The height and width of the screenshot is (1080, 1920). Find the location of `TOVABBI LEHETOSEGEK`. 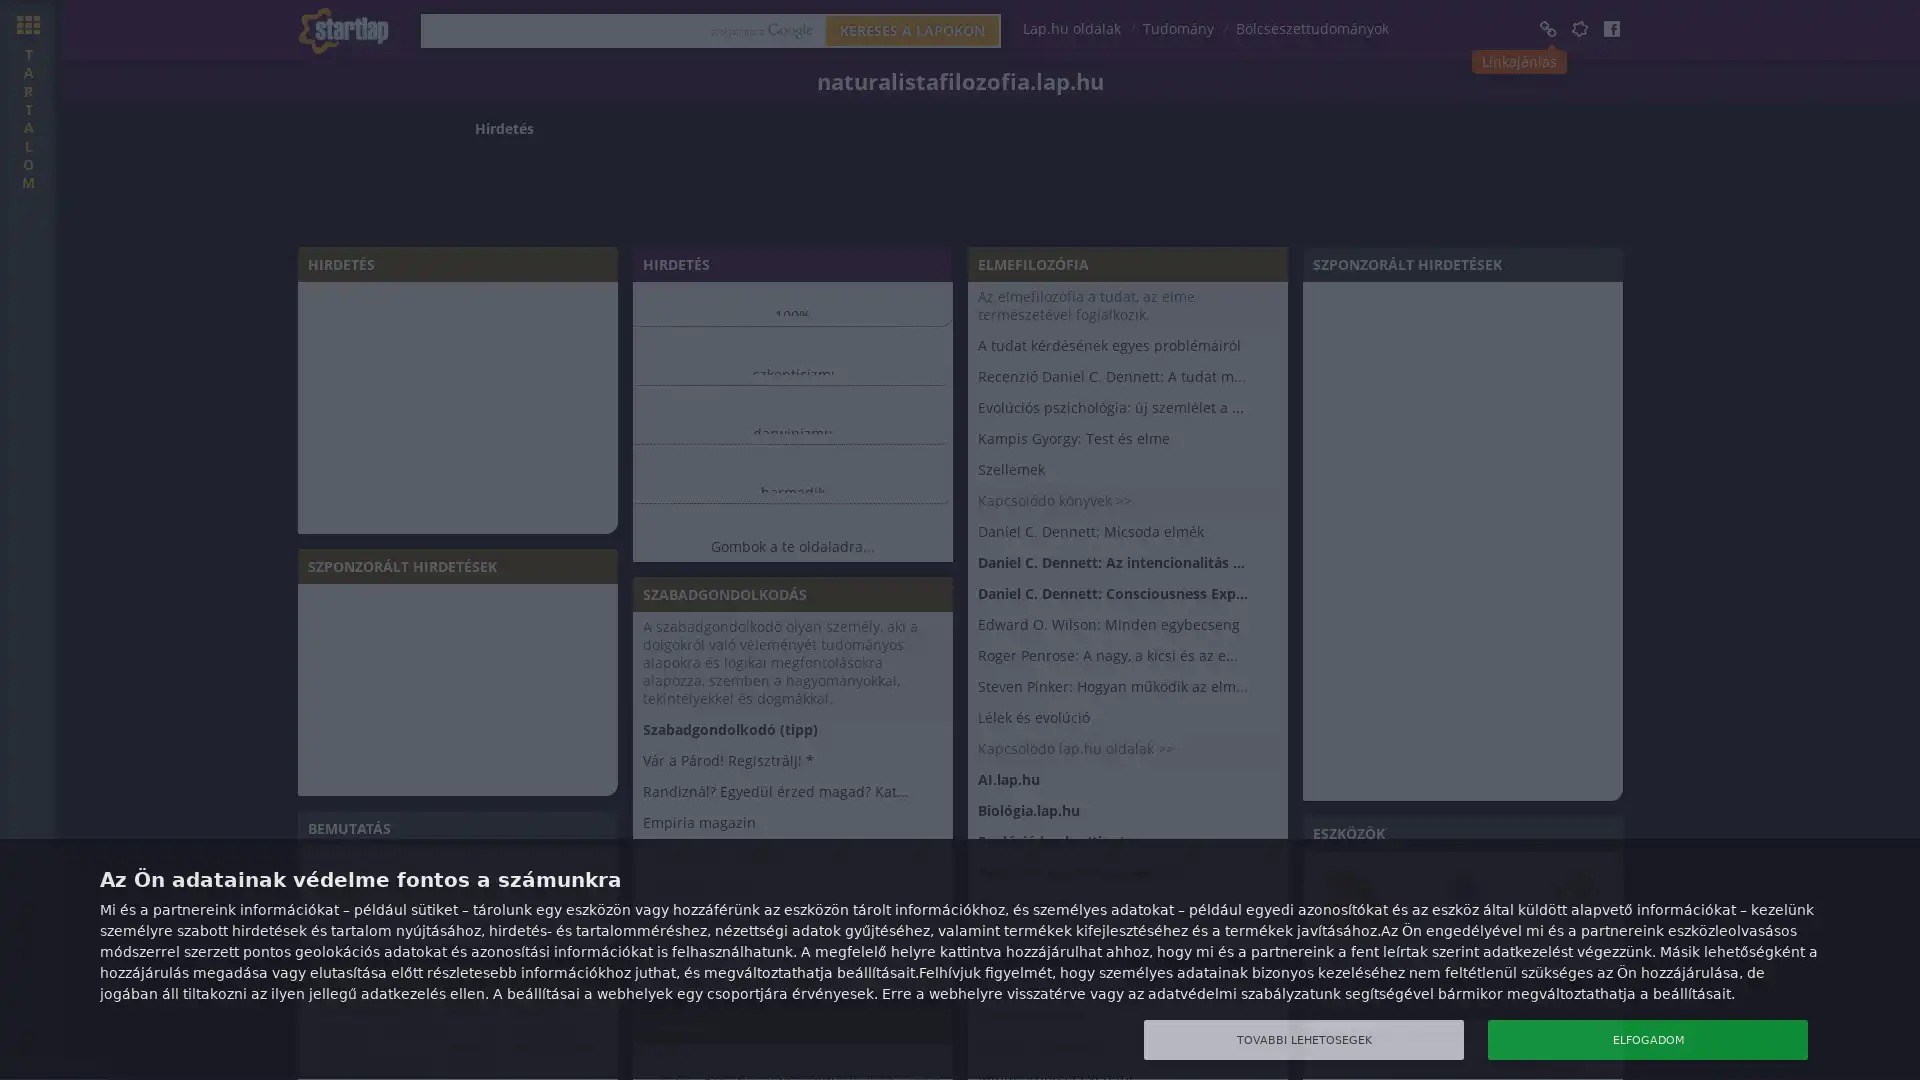

TOVABBI LEHETOSEGEK is located at coordinates (1304, 1039).